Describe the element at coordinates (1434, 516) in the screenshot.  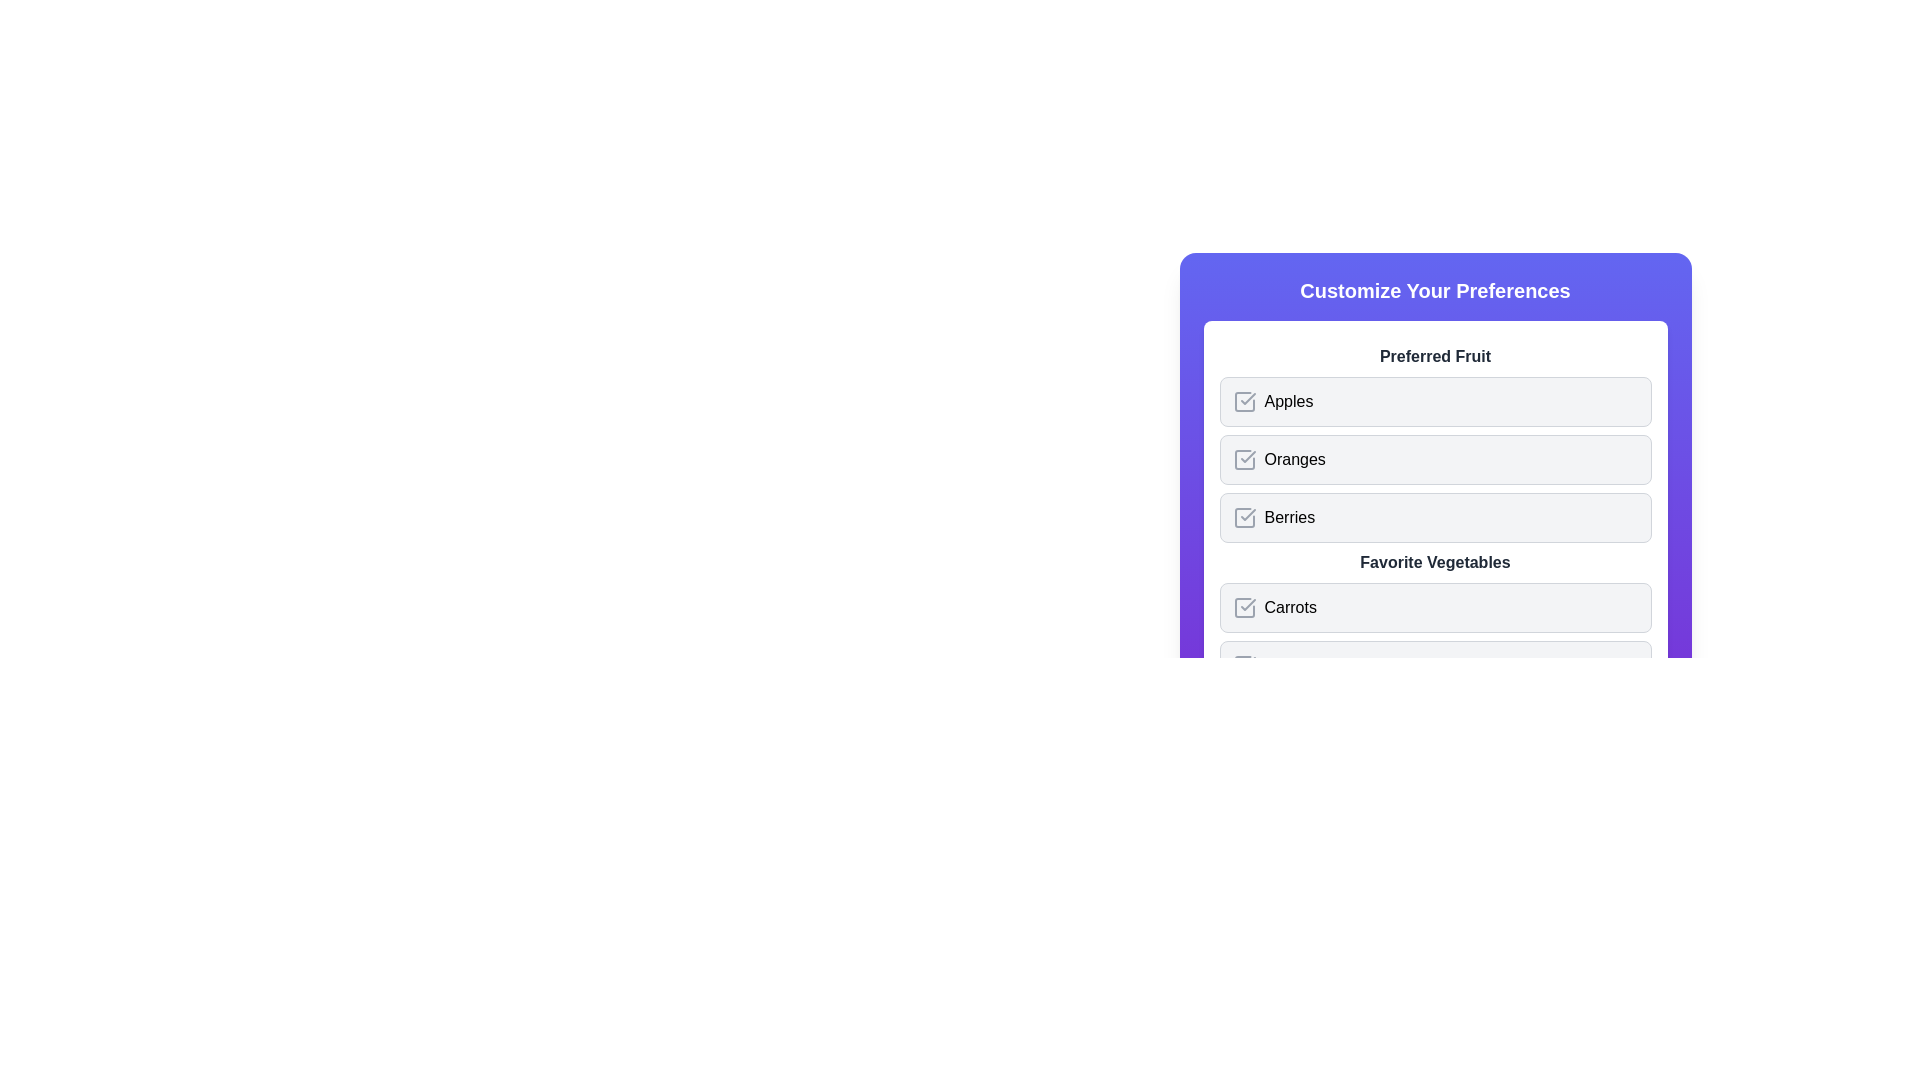
I see `the checkbox labeled 'Berries' for reordering within the 'Preferred Fruit' section` at that location.